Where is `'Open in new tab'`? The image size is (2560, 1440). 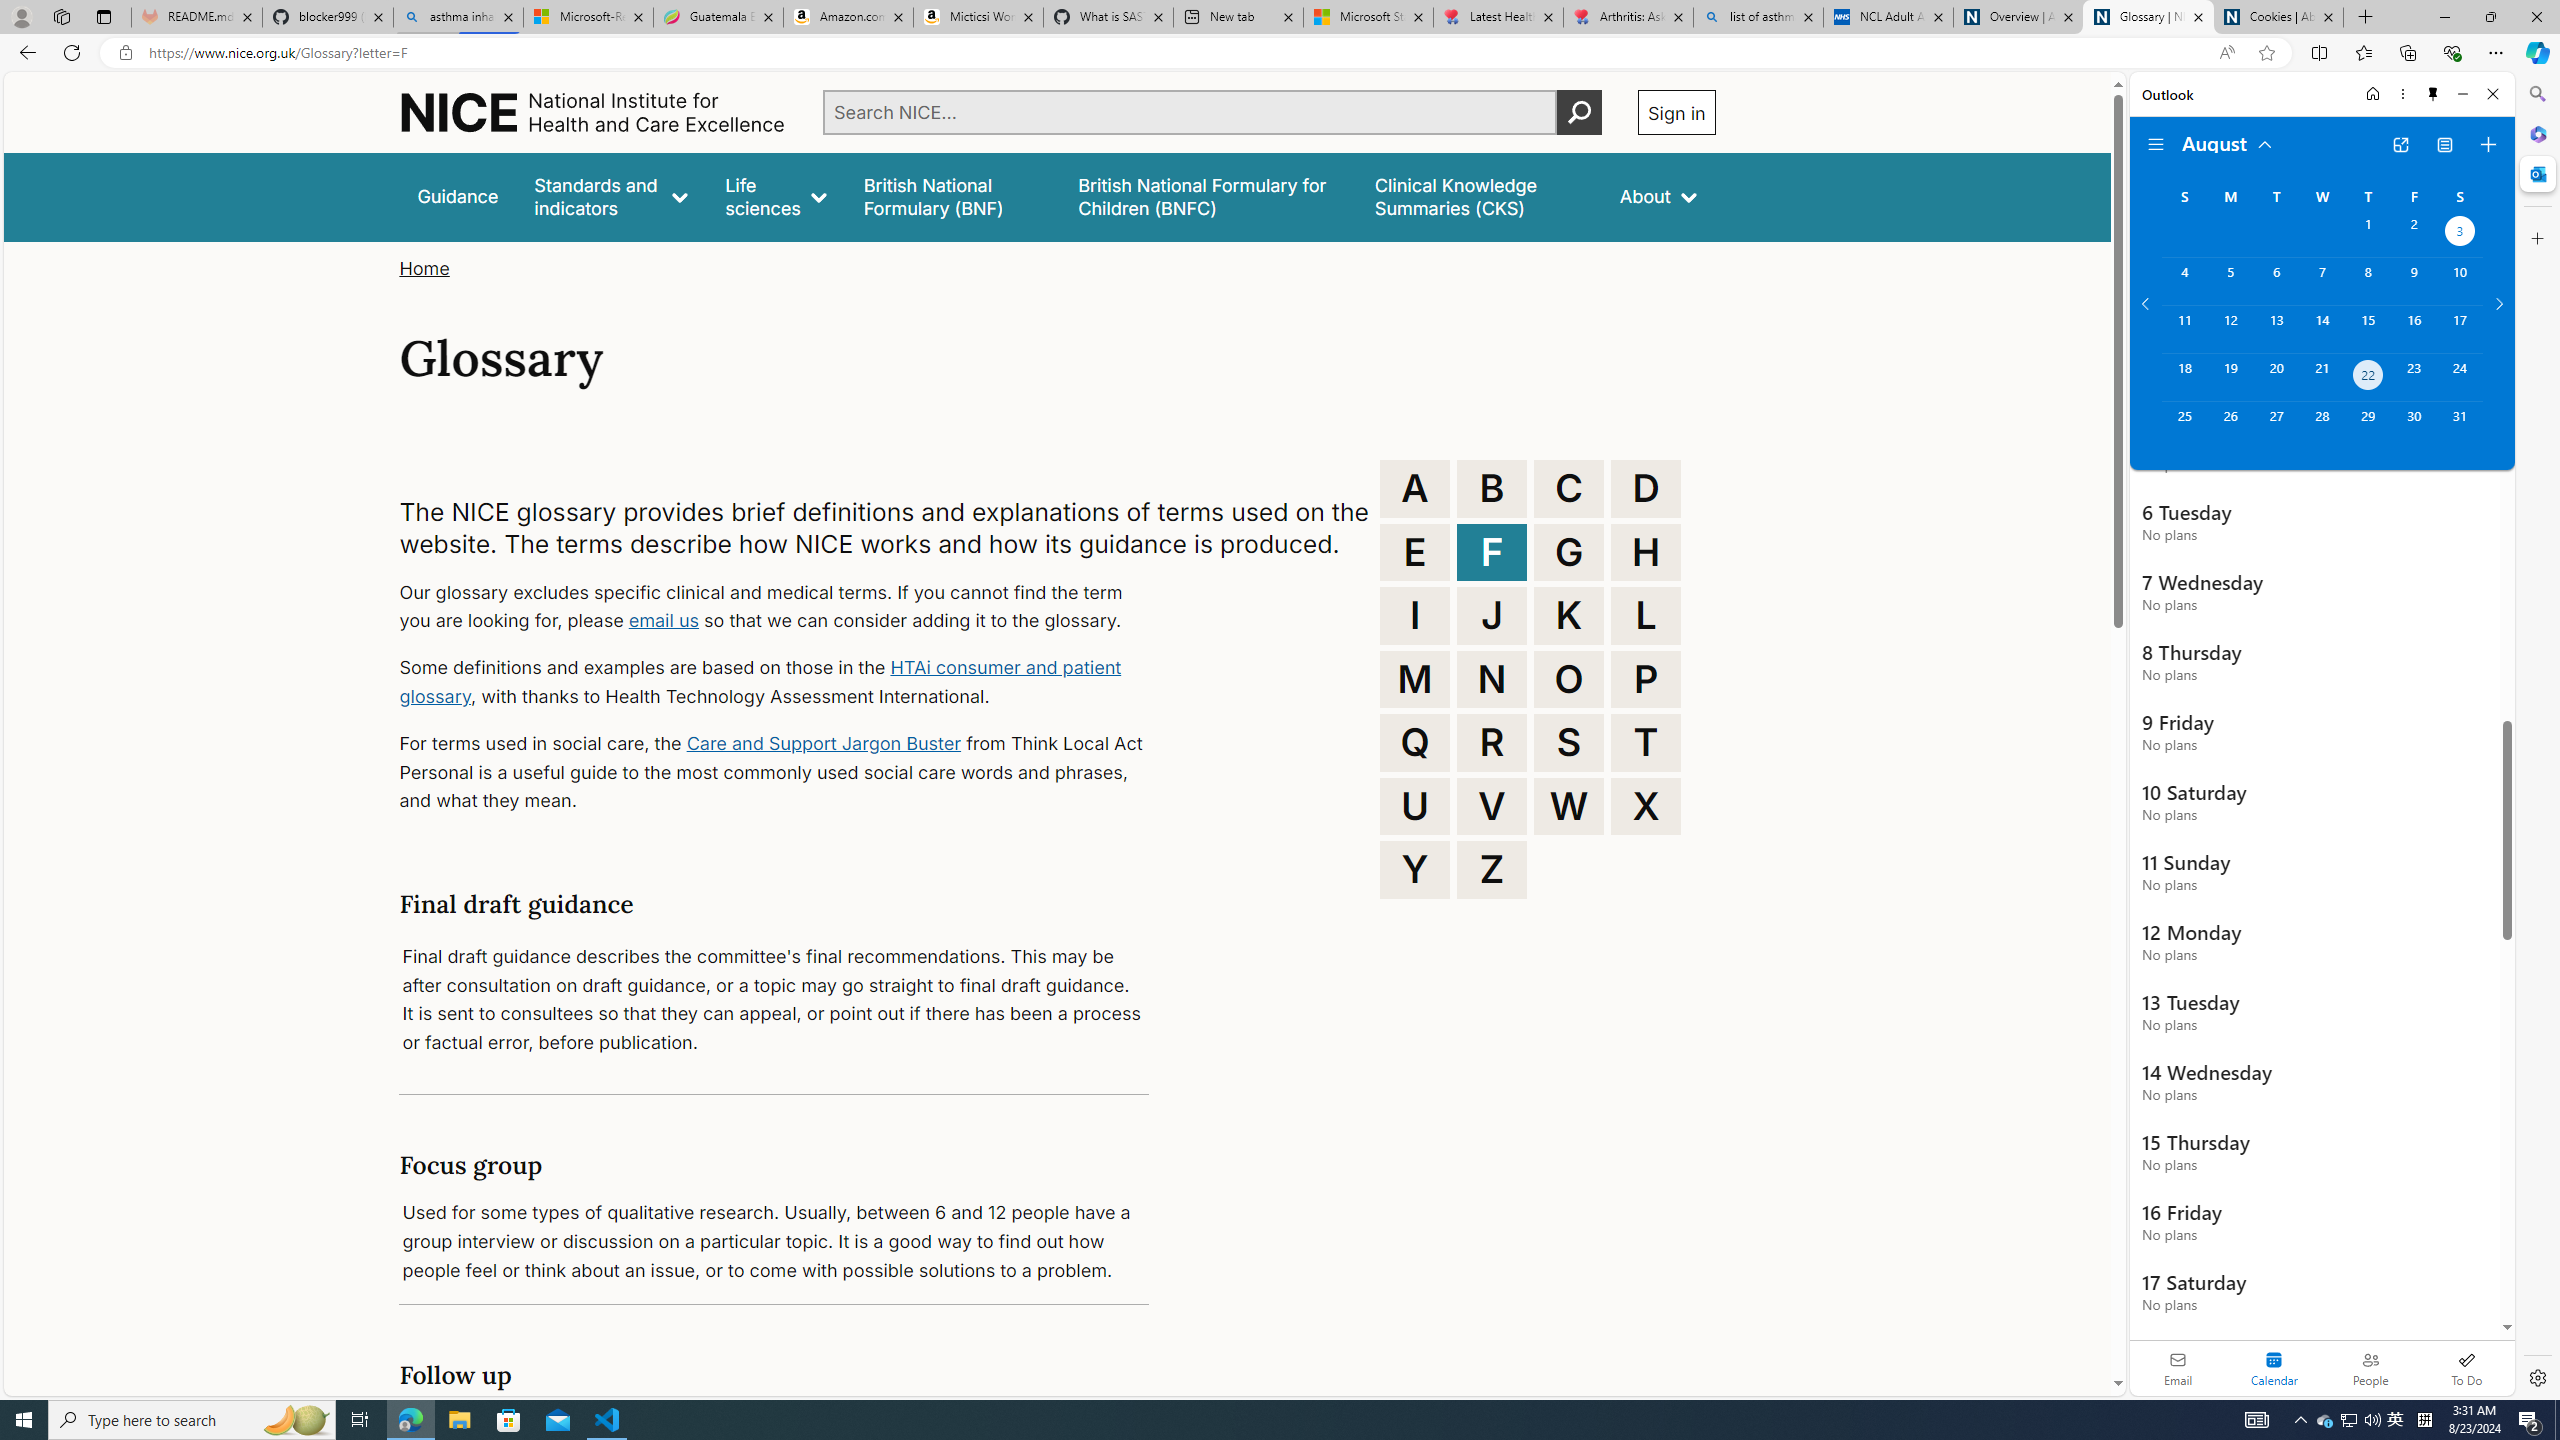
'Open in new tab' is located at coordinates (2401, 145).